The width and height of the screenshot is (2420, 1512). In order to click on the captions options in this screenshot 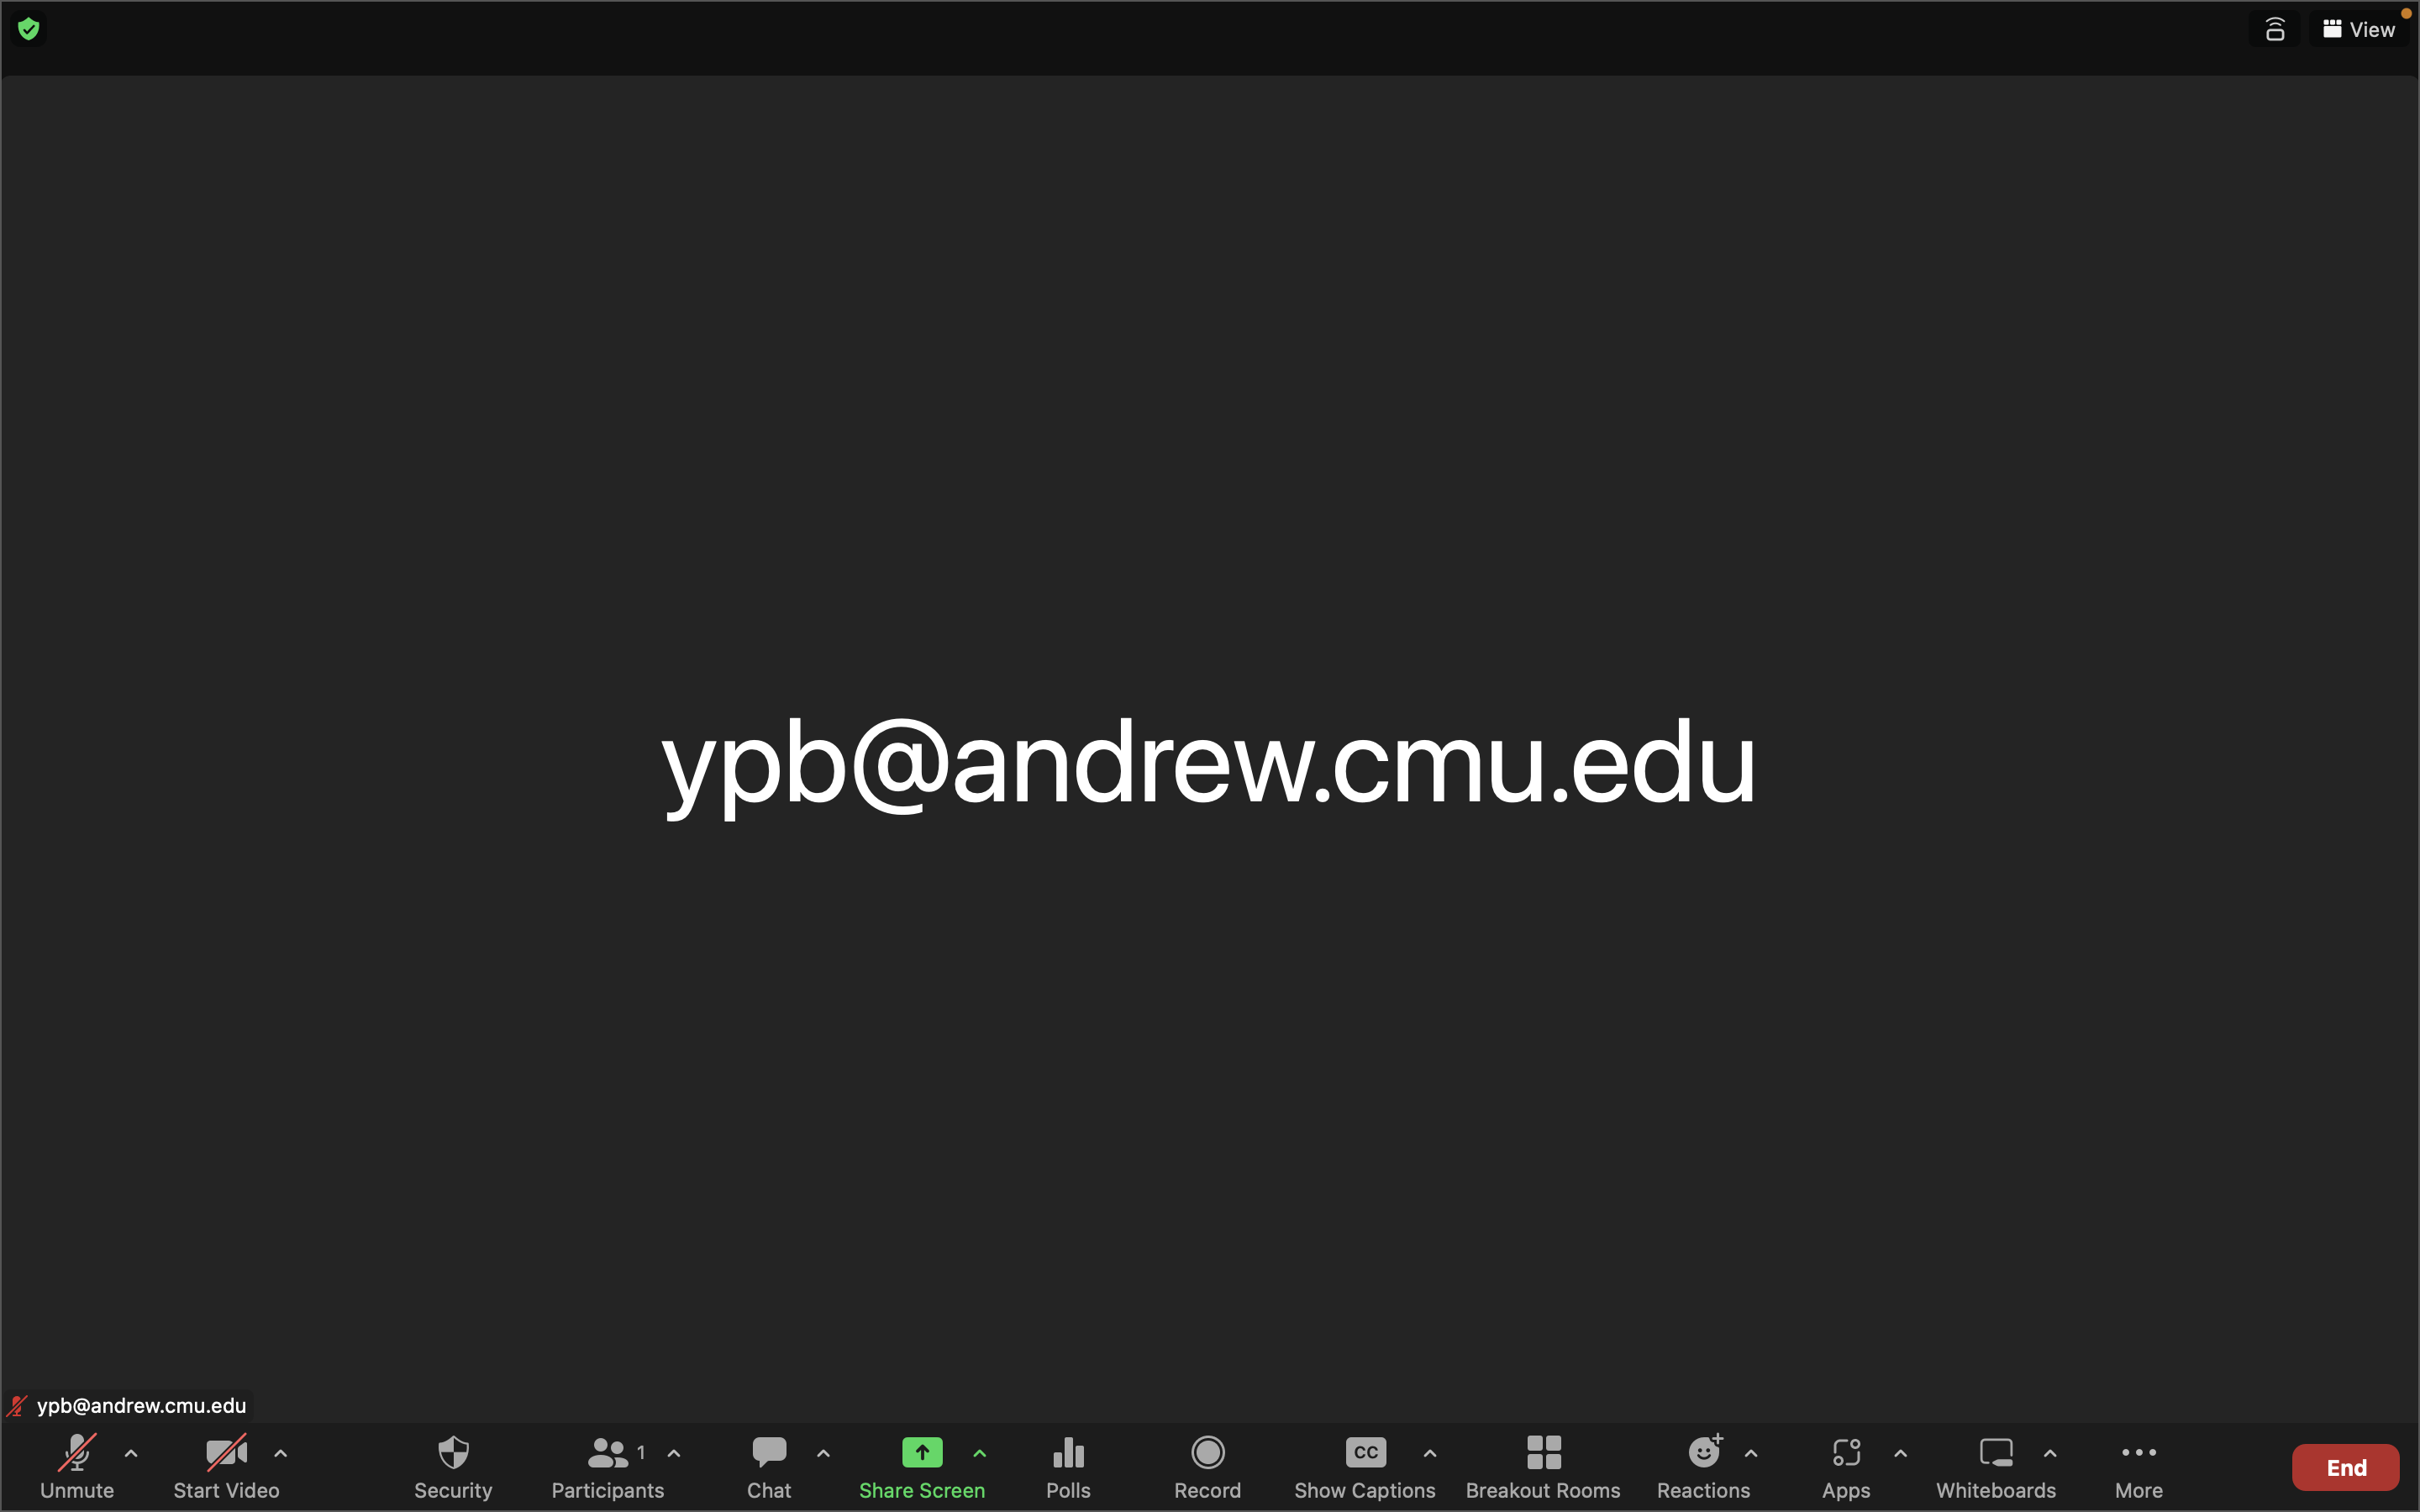, I will do `click(1429, 1456)`.